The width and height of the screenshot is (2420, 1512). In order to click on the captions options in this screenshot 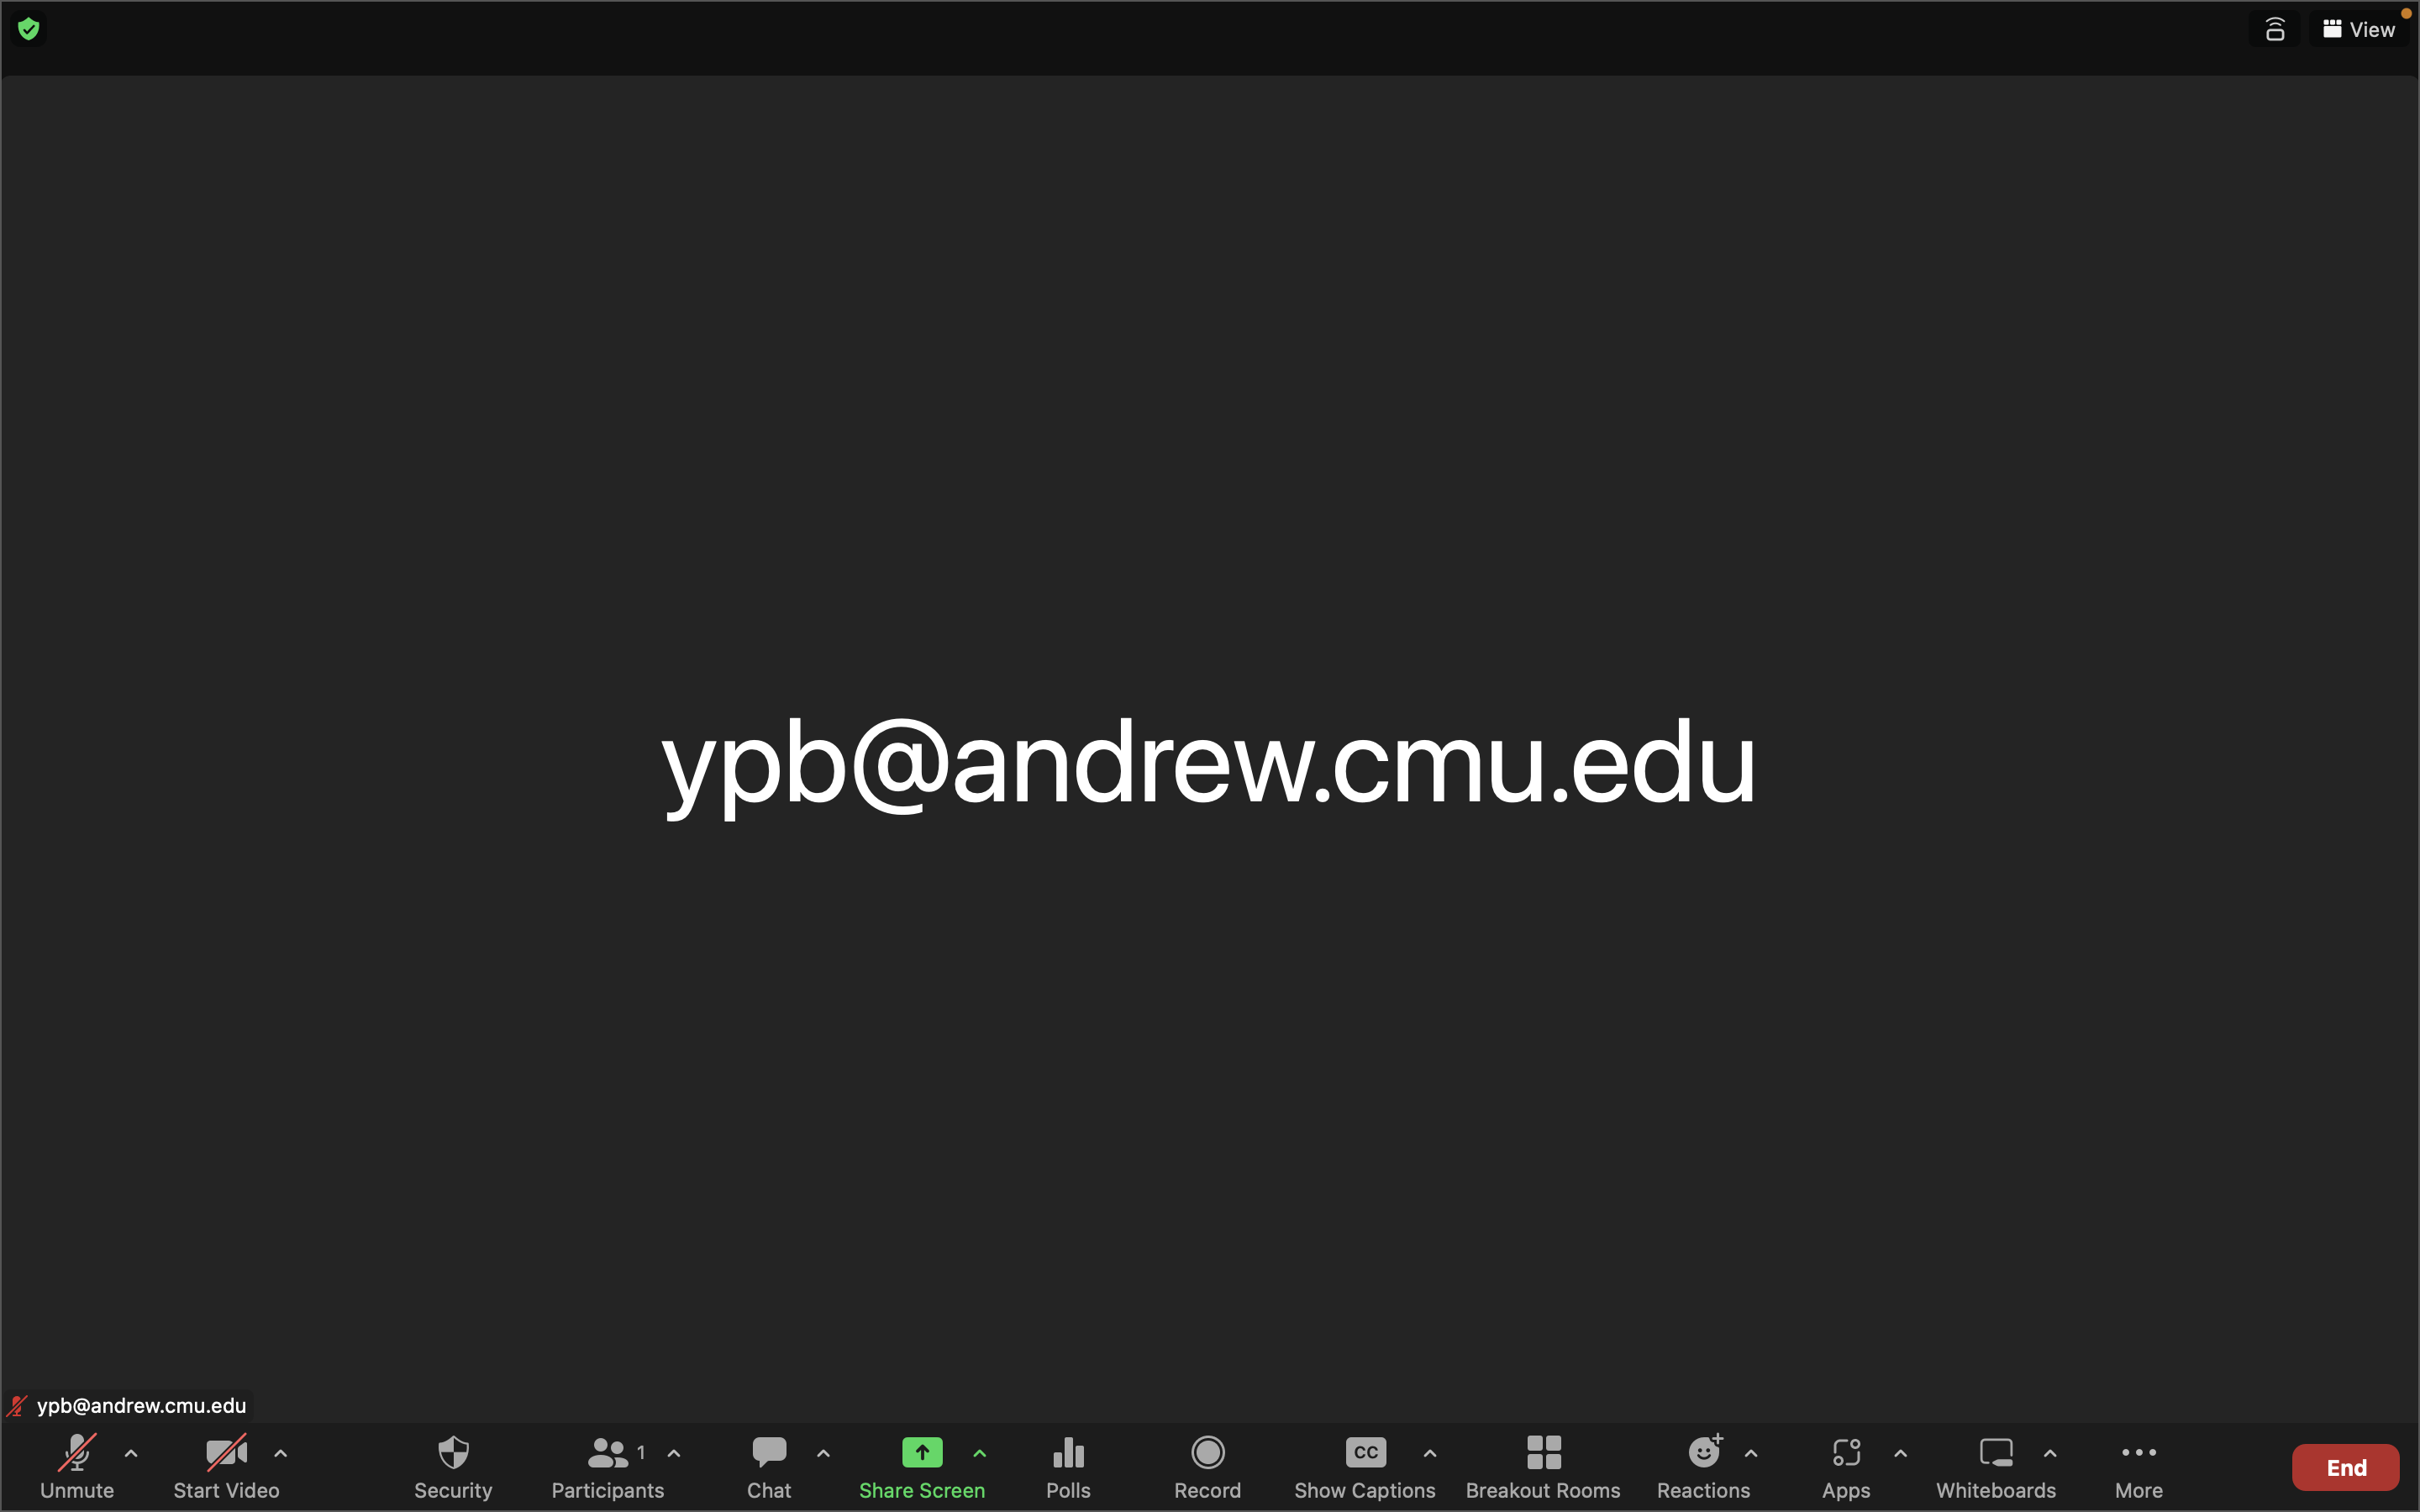, I will do `click(1429, 1456)`.